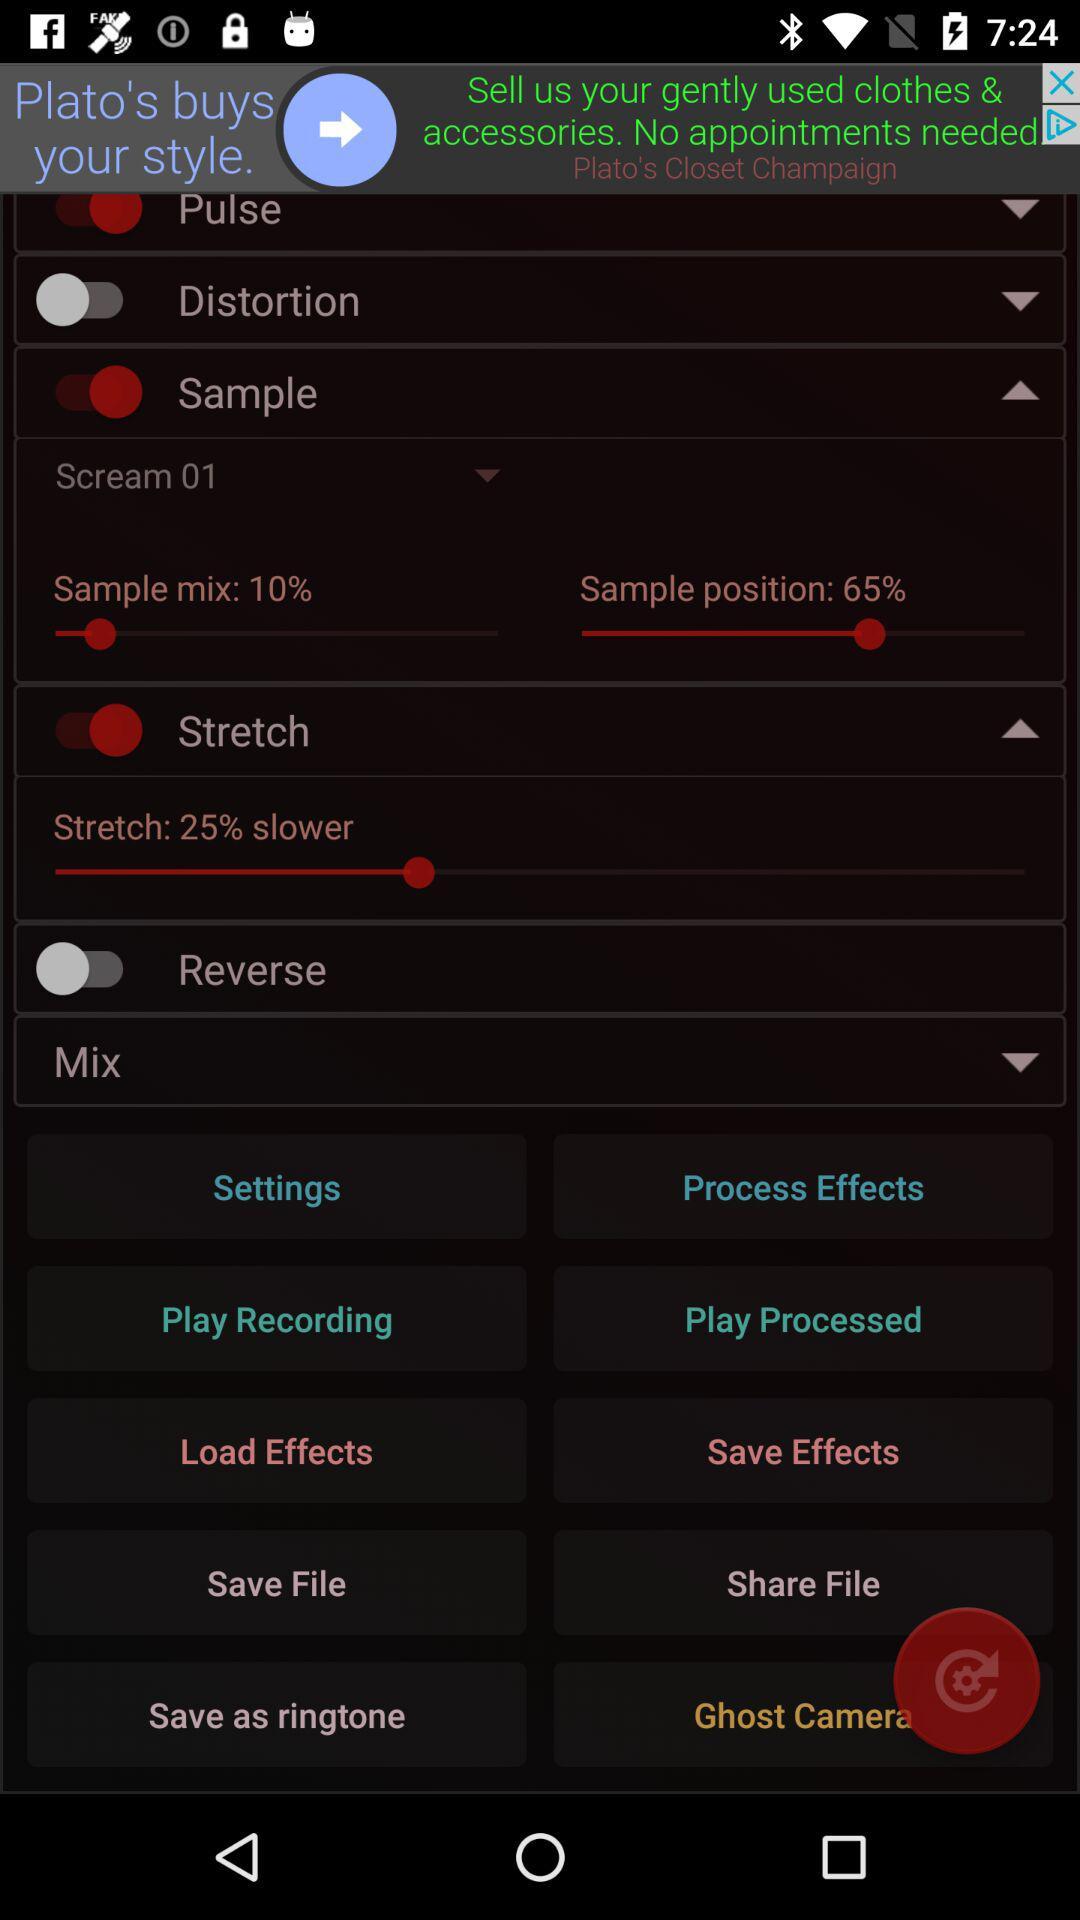 The height and width of the screenshot is (1920, 1080). I want to click on stretch option, so click(88, 729).